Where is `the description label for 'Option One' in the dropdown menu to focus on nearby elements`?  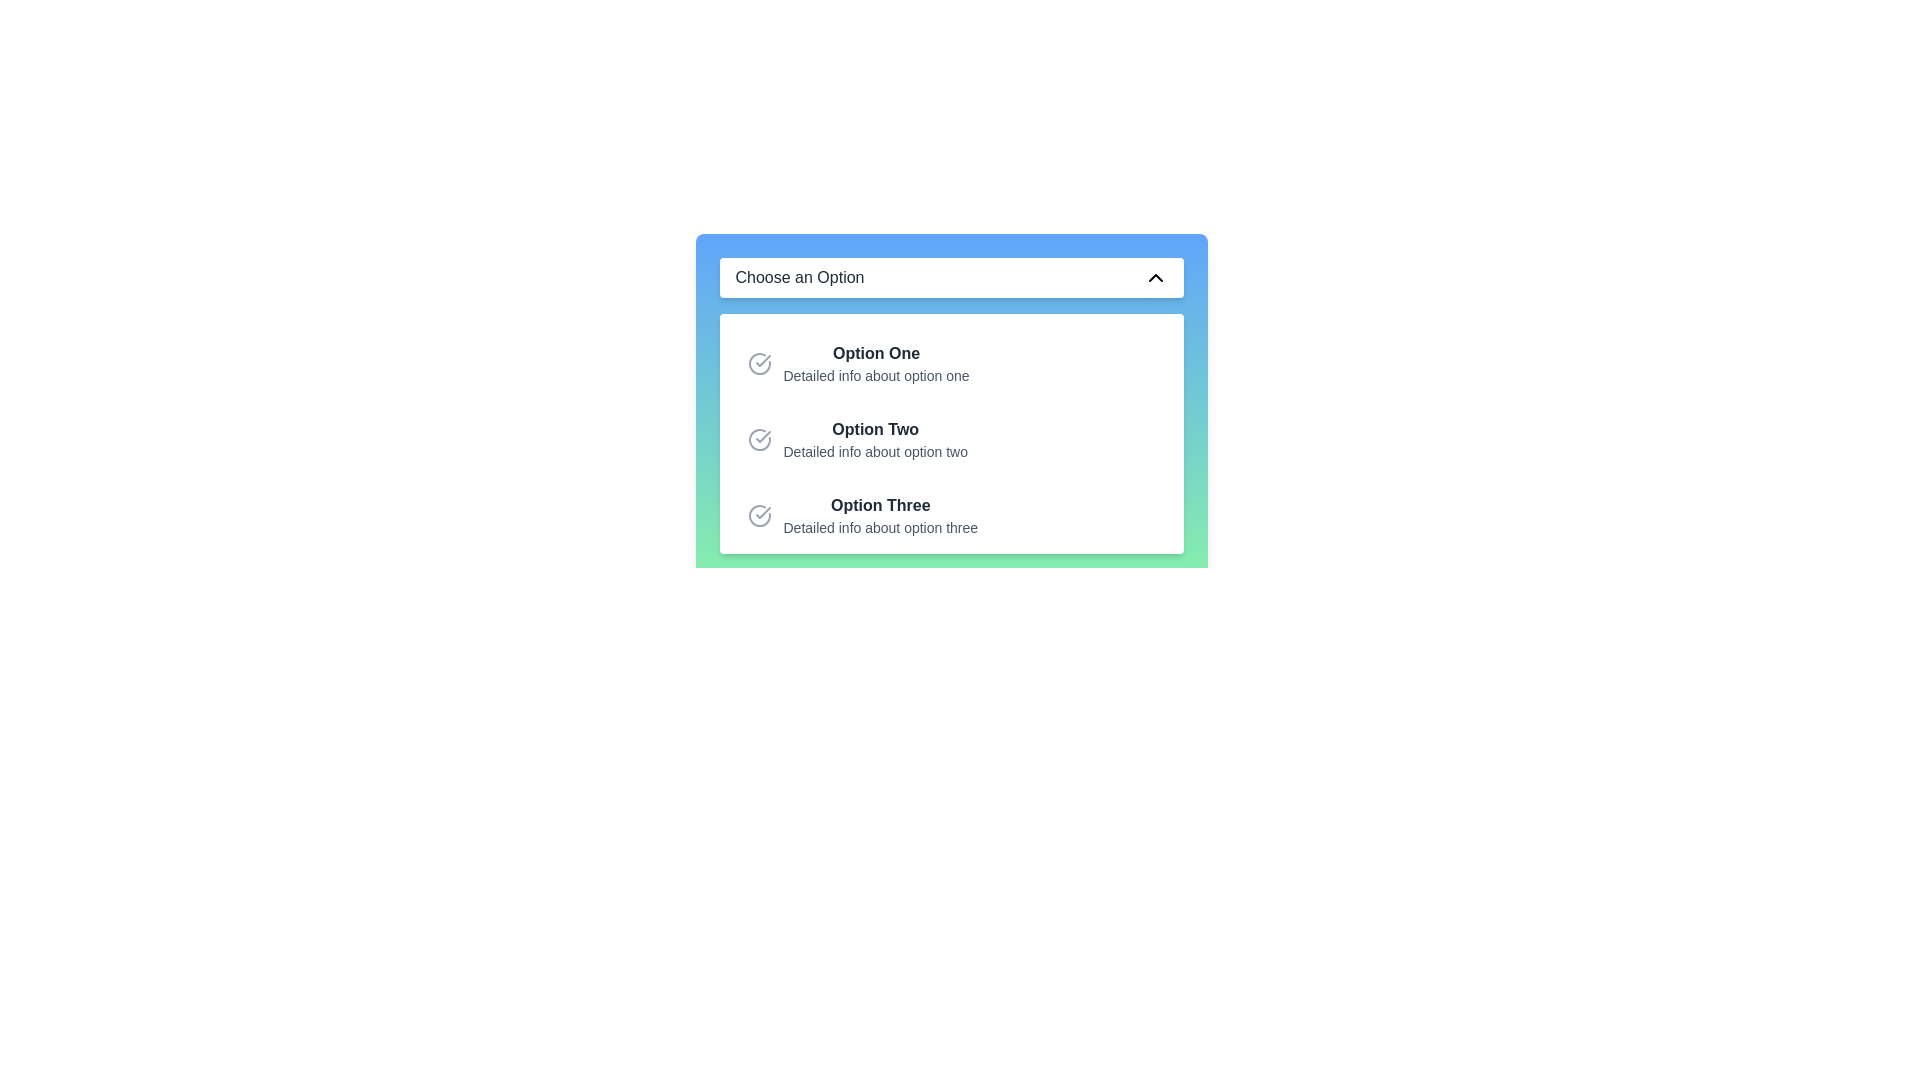
the description label for 'Option One' in the dropdown menu to focus on nearby elements is located at coordinates (876, 375).